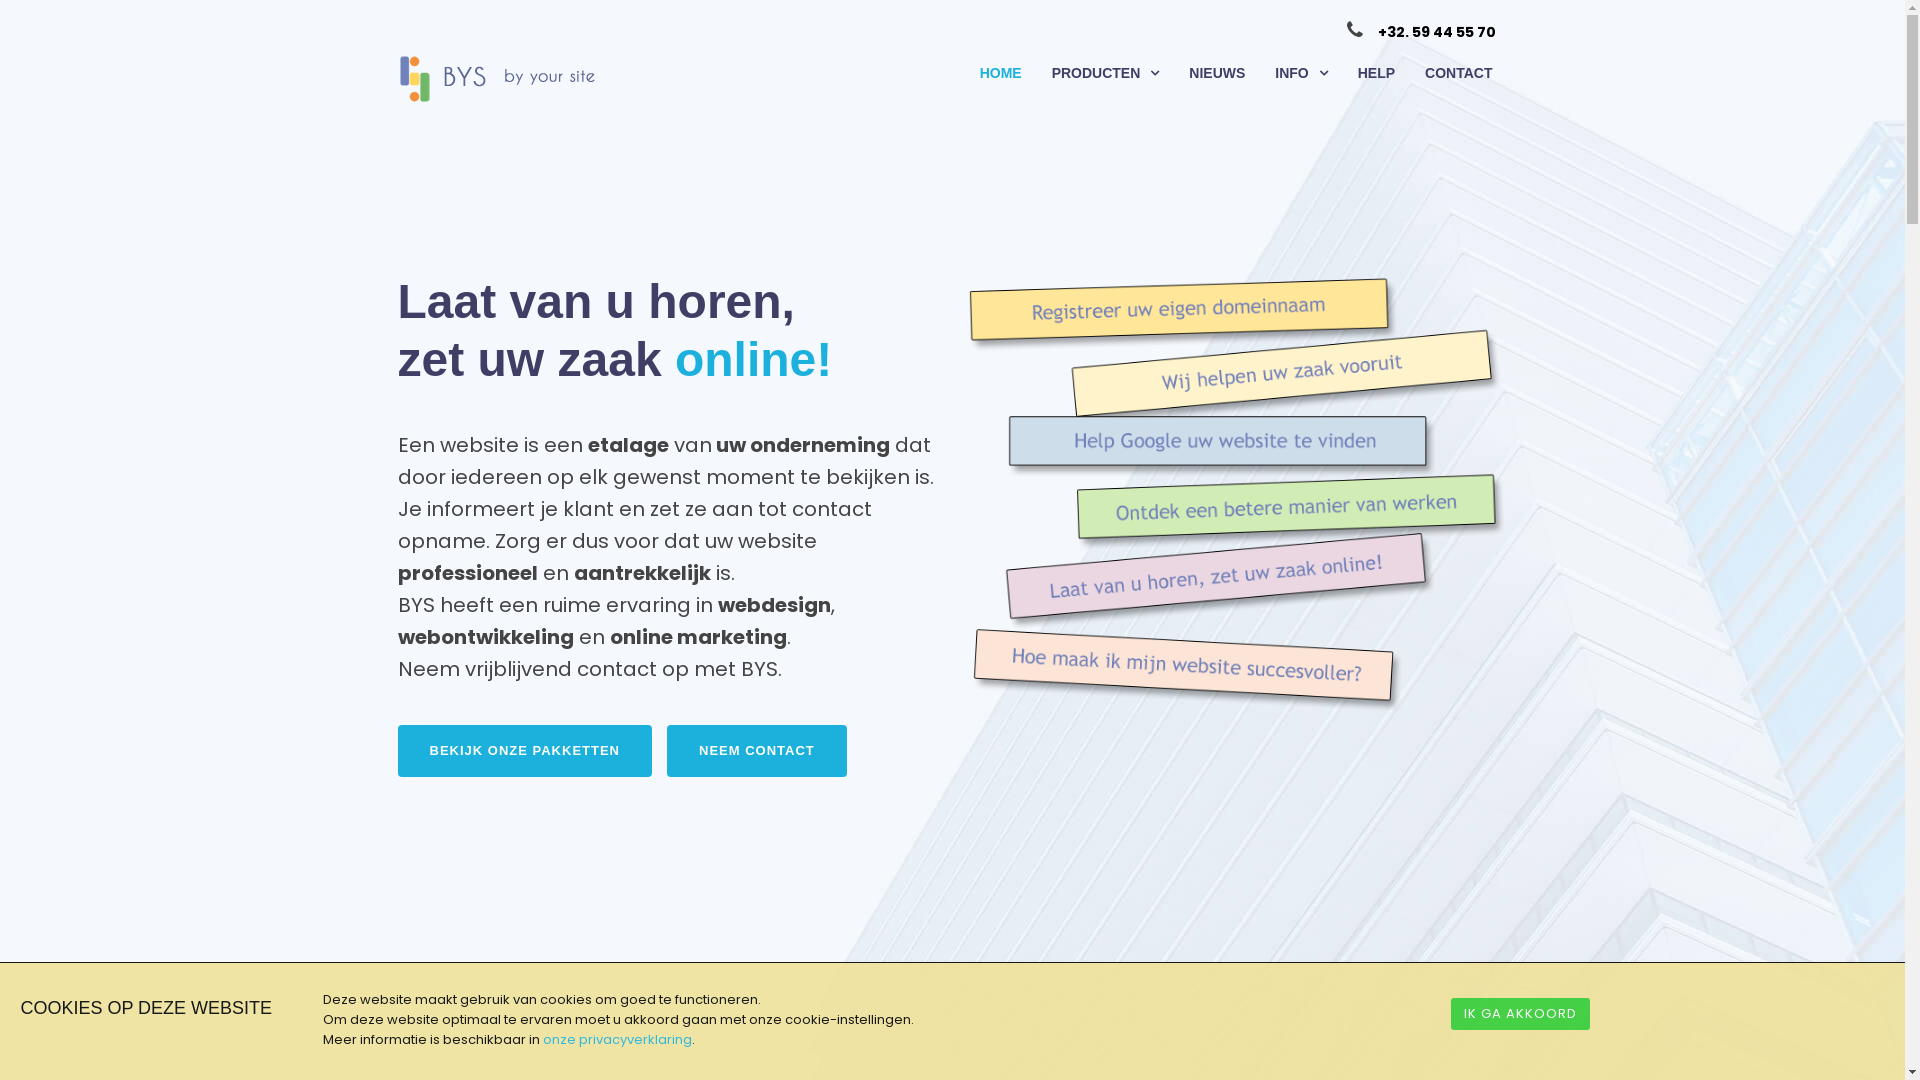  Describe the element at coordinates (1216, 72) in the screenshot. I see `'NIEUWS'` at that location.